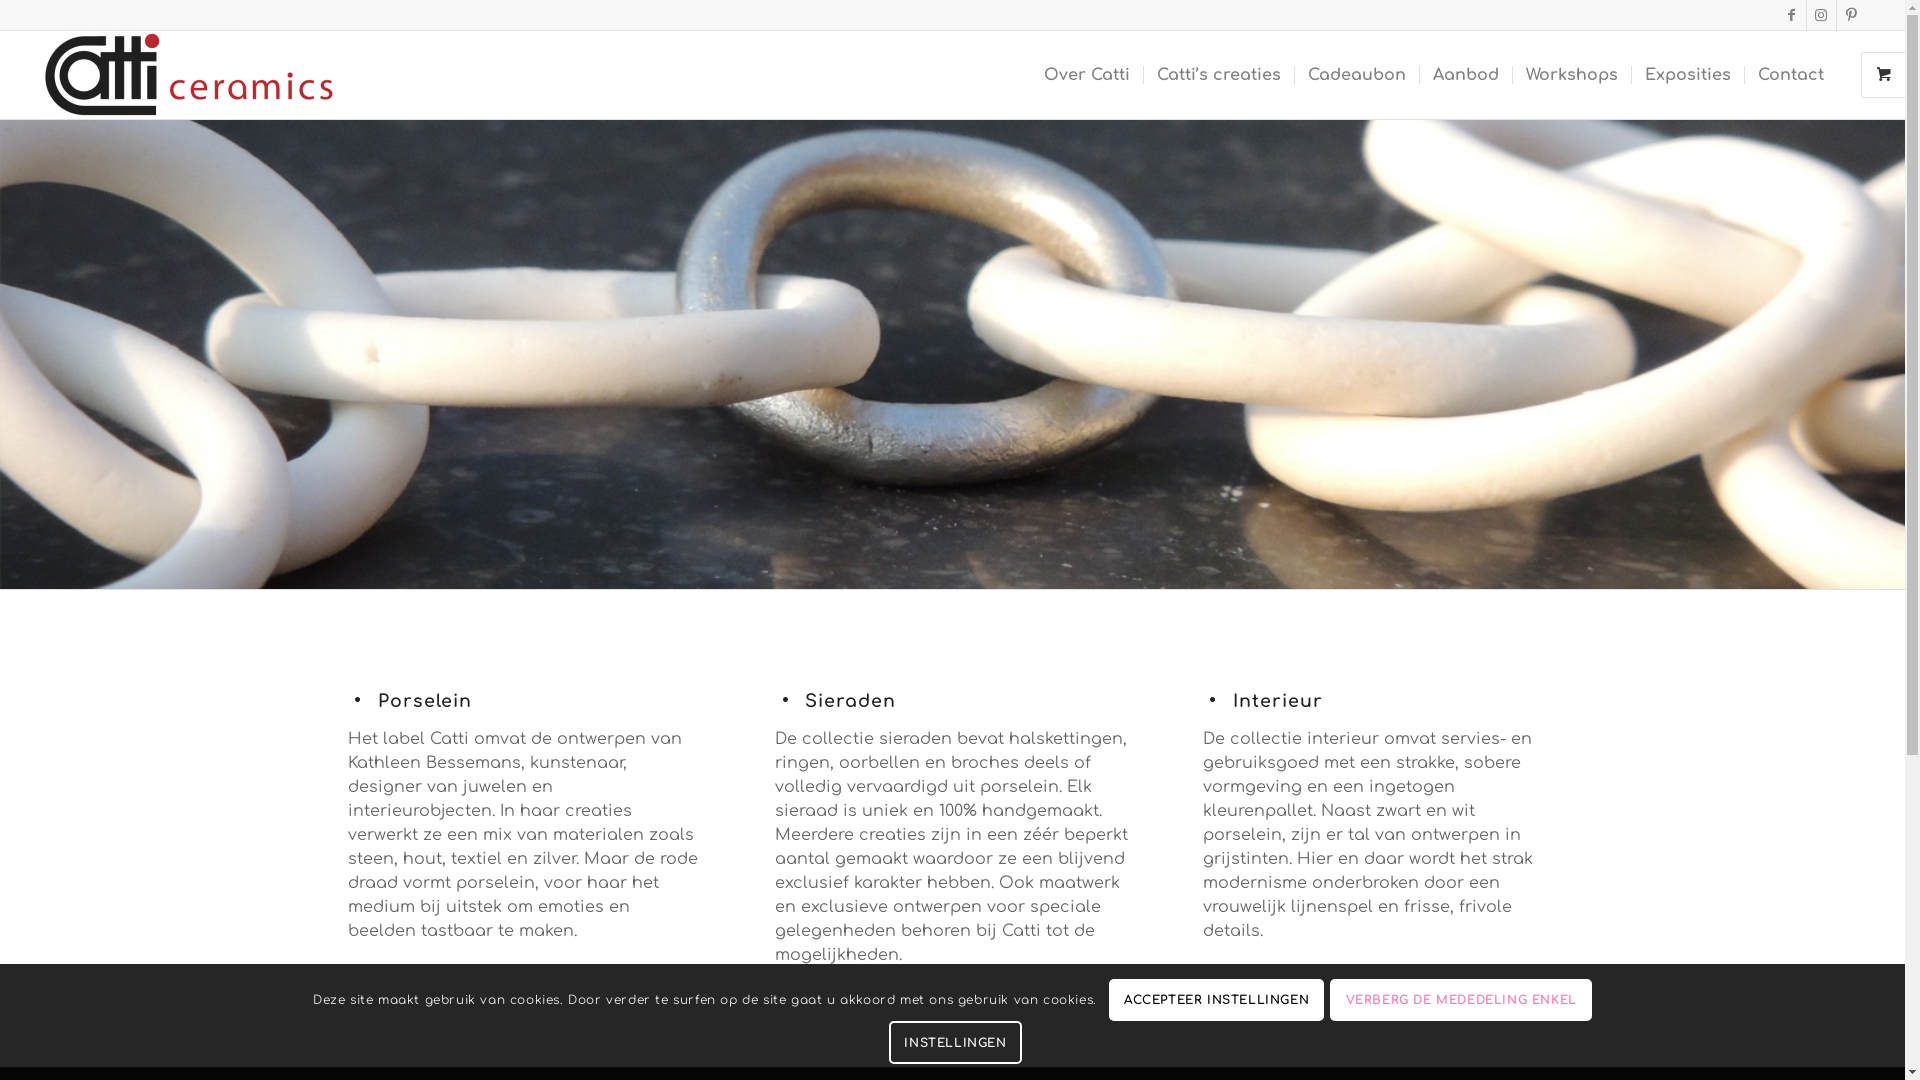 The image size is (1920, 1080). What do you see at coordinates (954, 1041) in the screenshot?
I see `'INSTELLINGEN'` at bounding box center [954, 1041].